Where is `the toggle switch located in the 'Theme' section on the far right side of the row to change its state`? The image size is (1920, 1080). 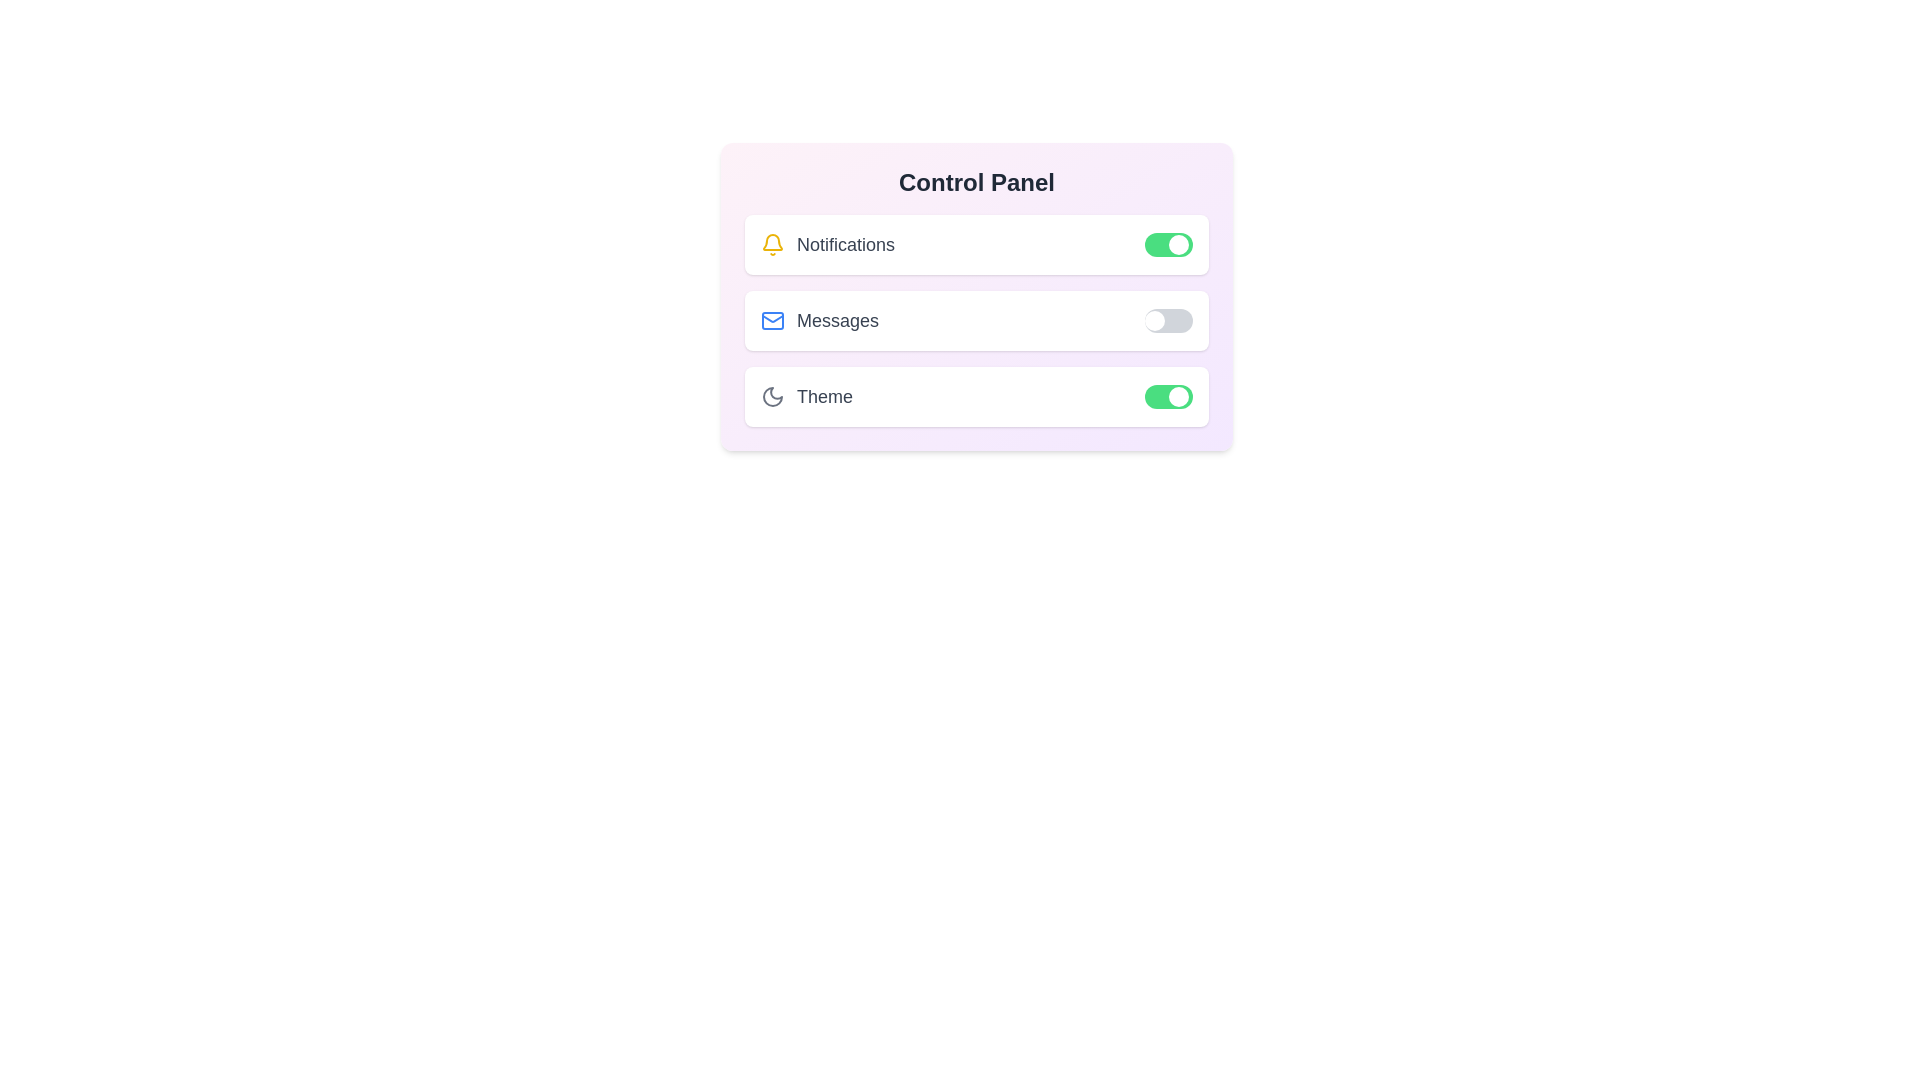 the toggle switch located in the 'Theme' section on the far right side of the row to change its state is located at coordinates (1169, 397).